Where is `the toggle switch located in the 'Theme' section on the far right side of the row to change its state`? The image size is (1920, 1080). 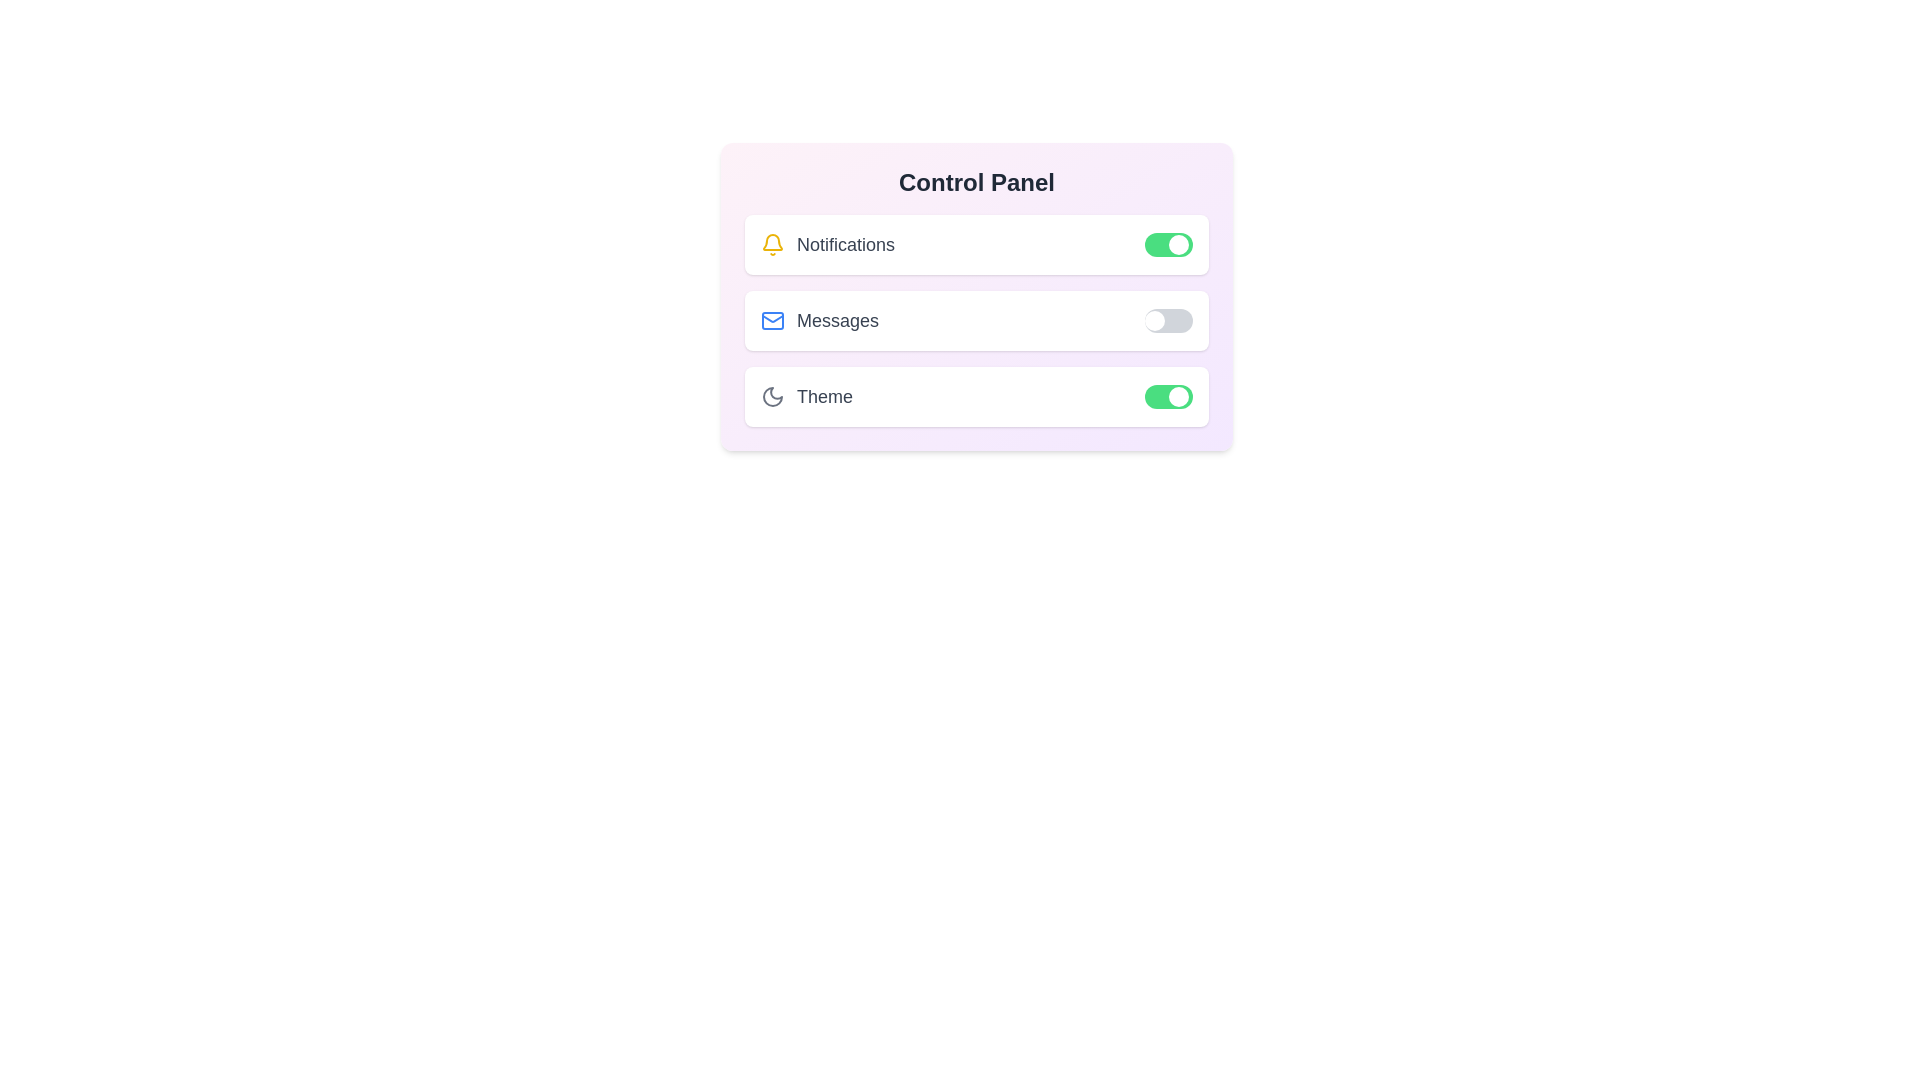 the toggle switch located in the 'Theme' section on the far right side of the row to change its state is located at coordinates (1169, 397).